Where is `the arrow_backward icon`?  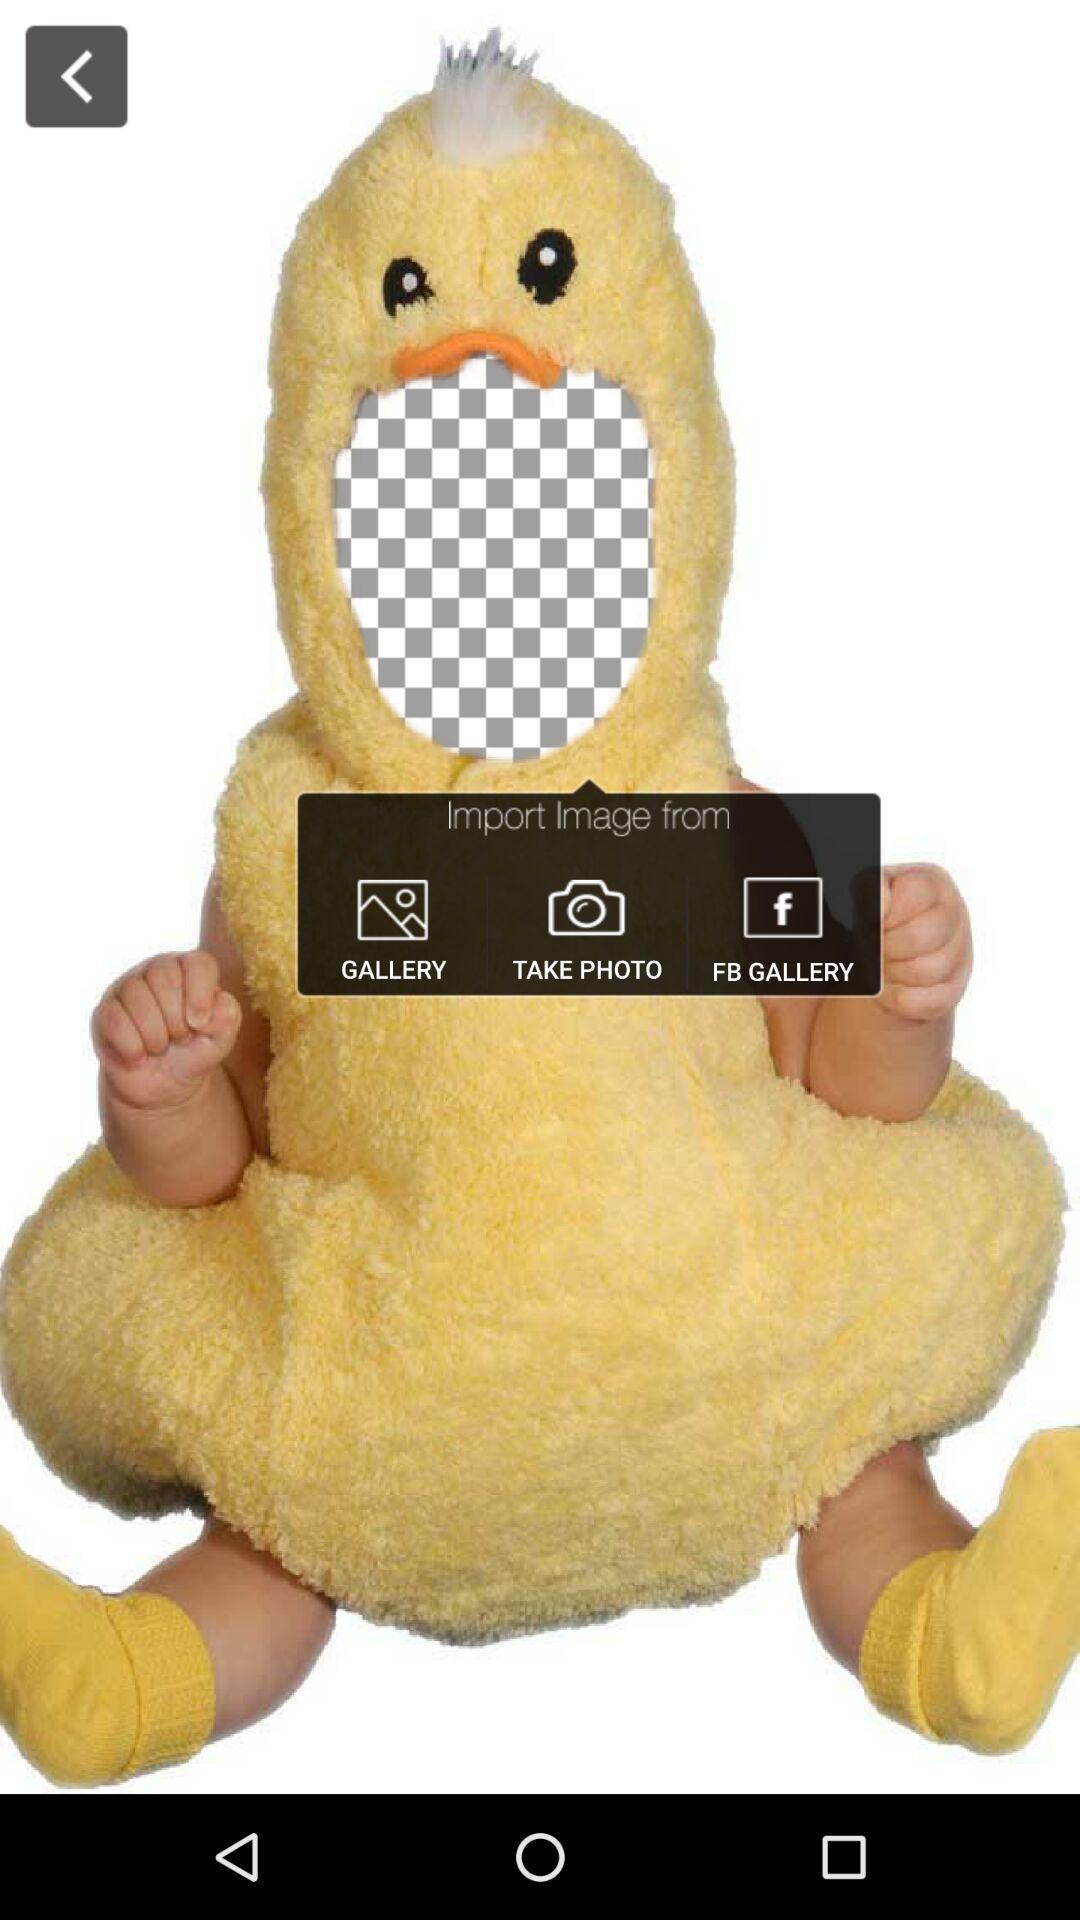
the arrow_backward icon is located at coordinates (75, 76).